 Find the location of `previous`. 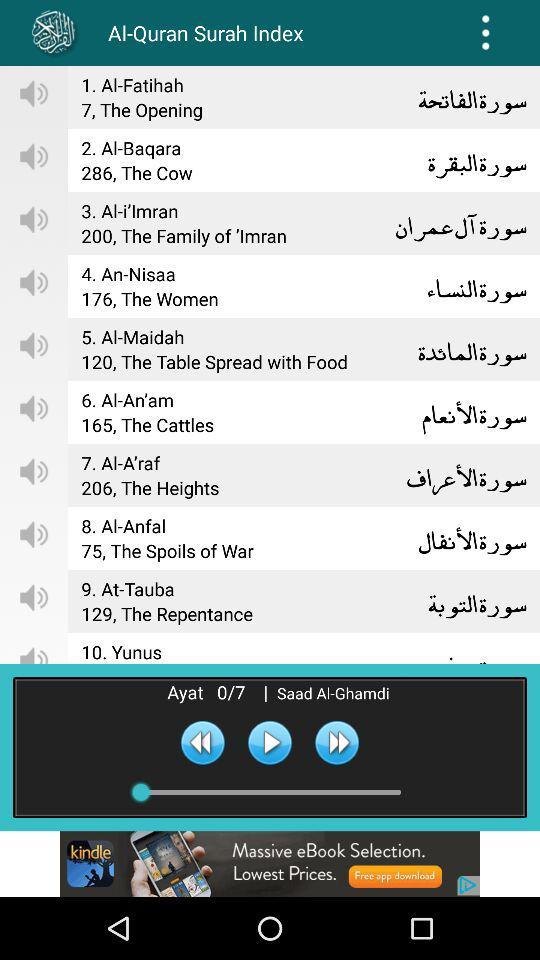

previous is located at coordinates (202, 741).